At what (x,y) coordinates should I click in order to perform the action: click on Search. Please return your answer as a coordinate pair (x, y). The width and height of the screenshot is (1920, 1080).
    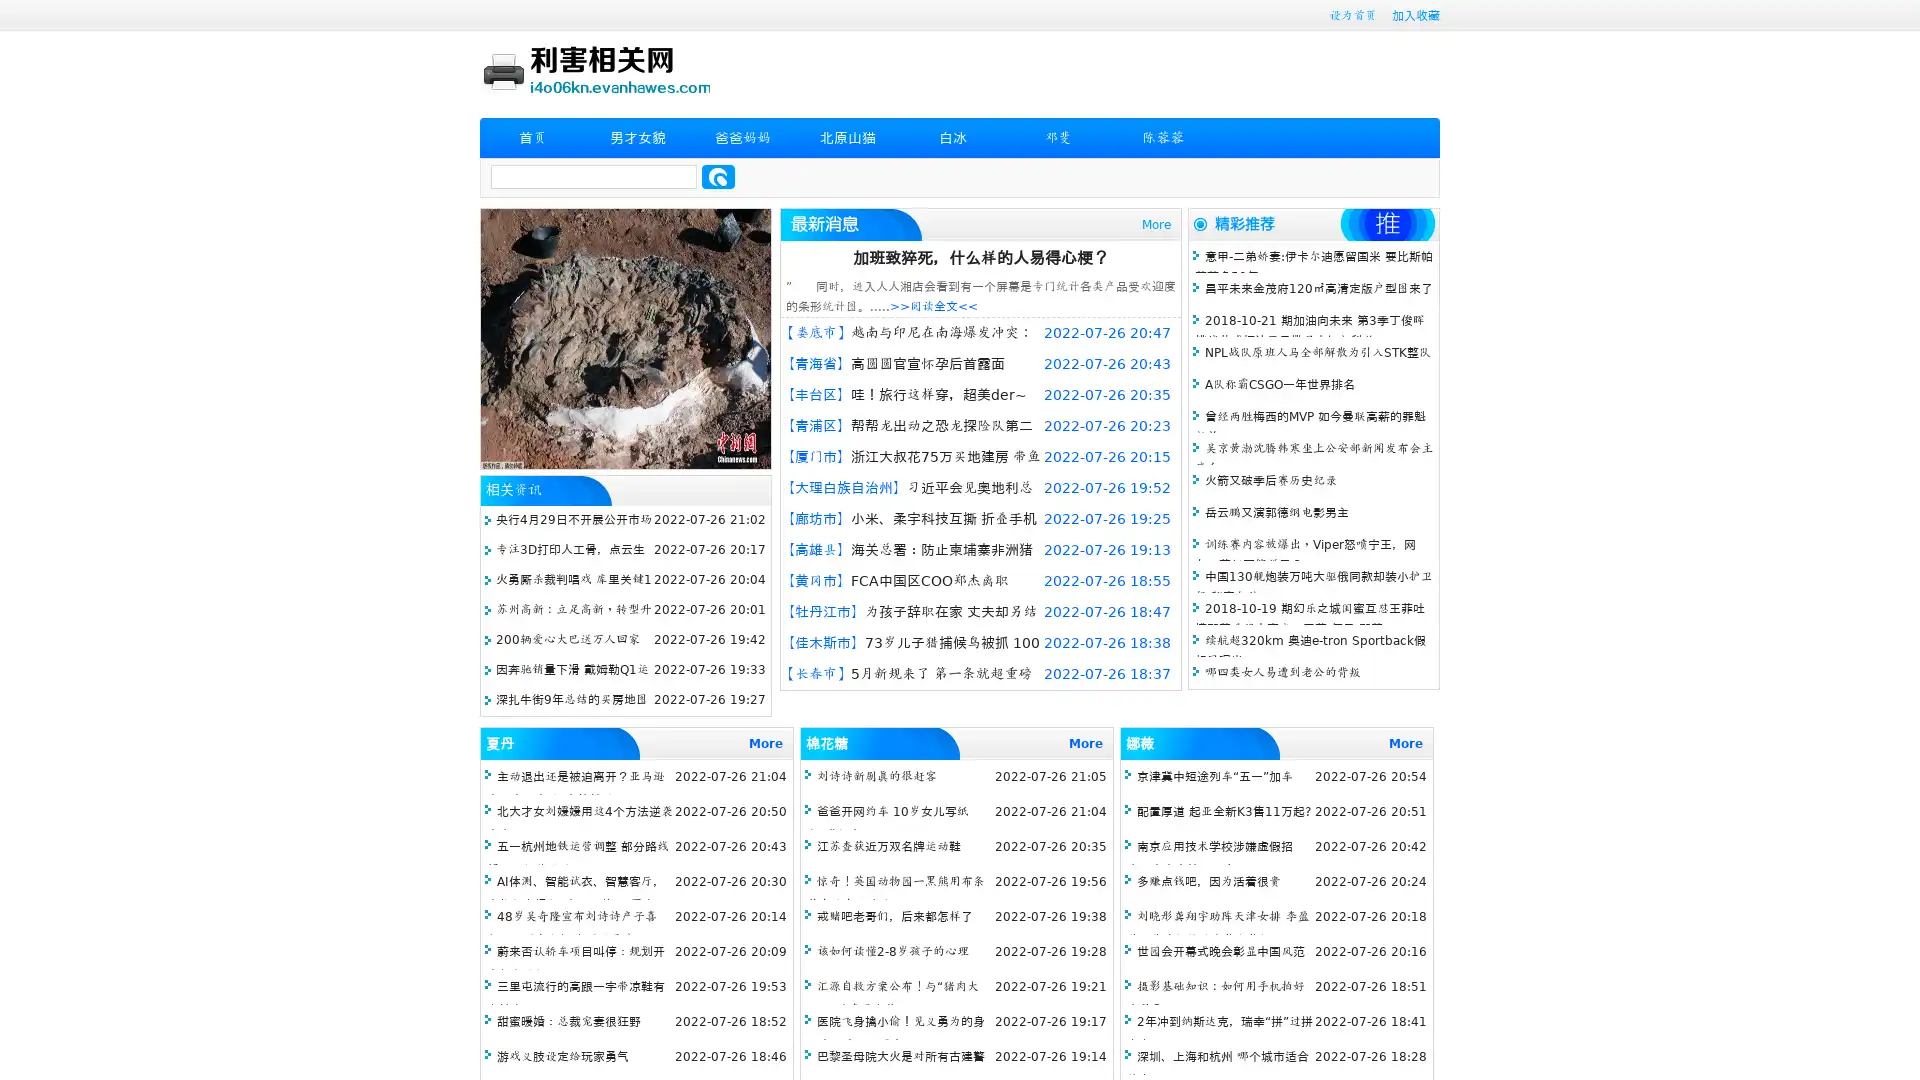
    Looking at the image, I should click on (718, 176).